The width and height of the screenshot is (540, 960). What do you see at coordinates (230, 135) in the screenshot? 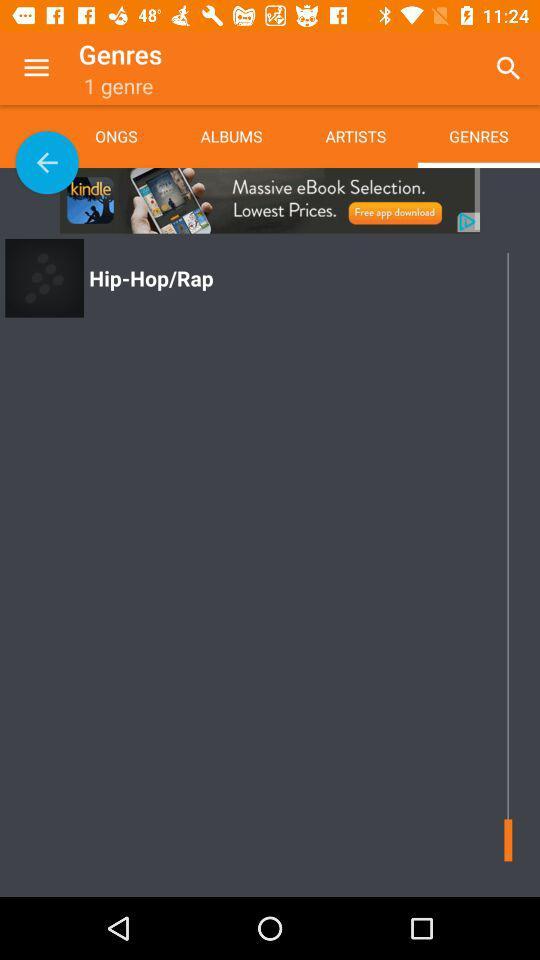
I see `app next to the songs icon` at bounding box center [230, 135].